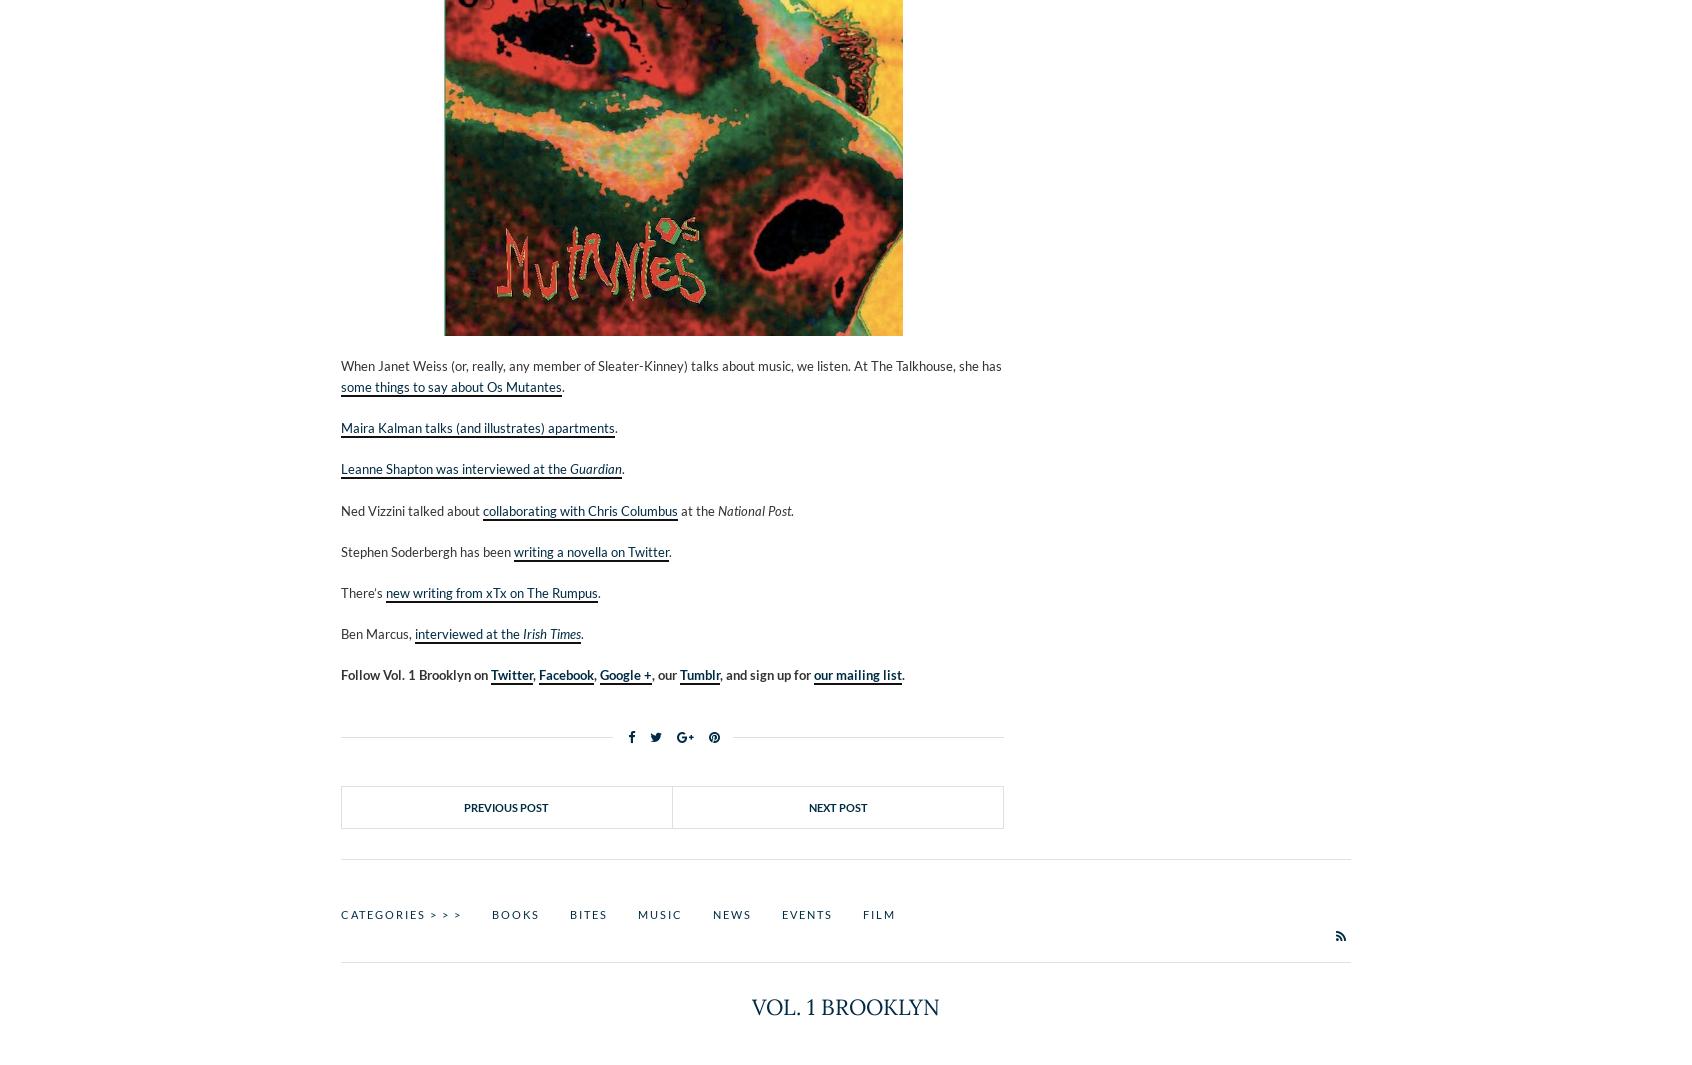  What do you see at coordinates (339, 592) in the screenshot?
I see `'There’s'` at bounding box center [339, 592].